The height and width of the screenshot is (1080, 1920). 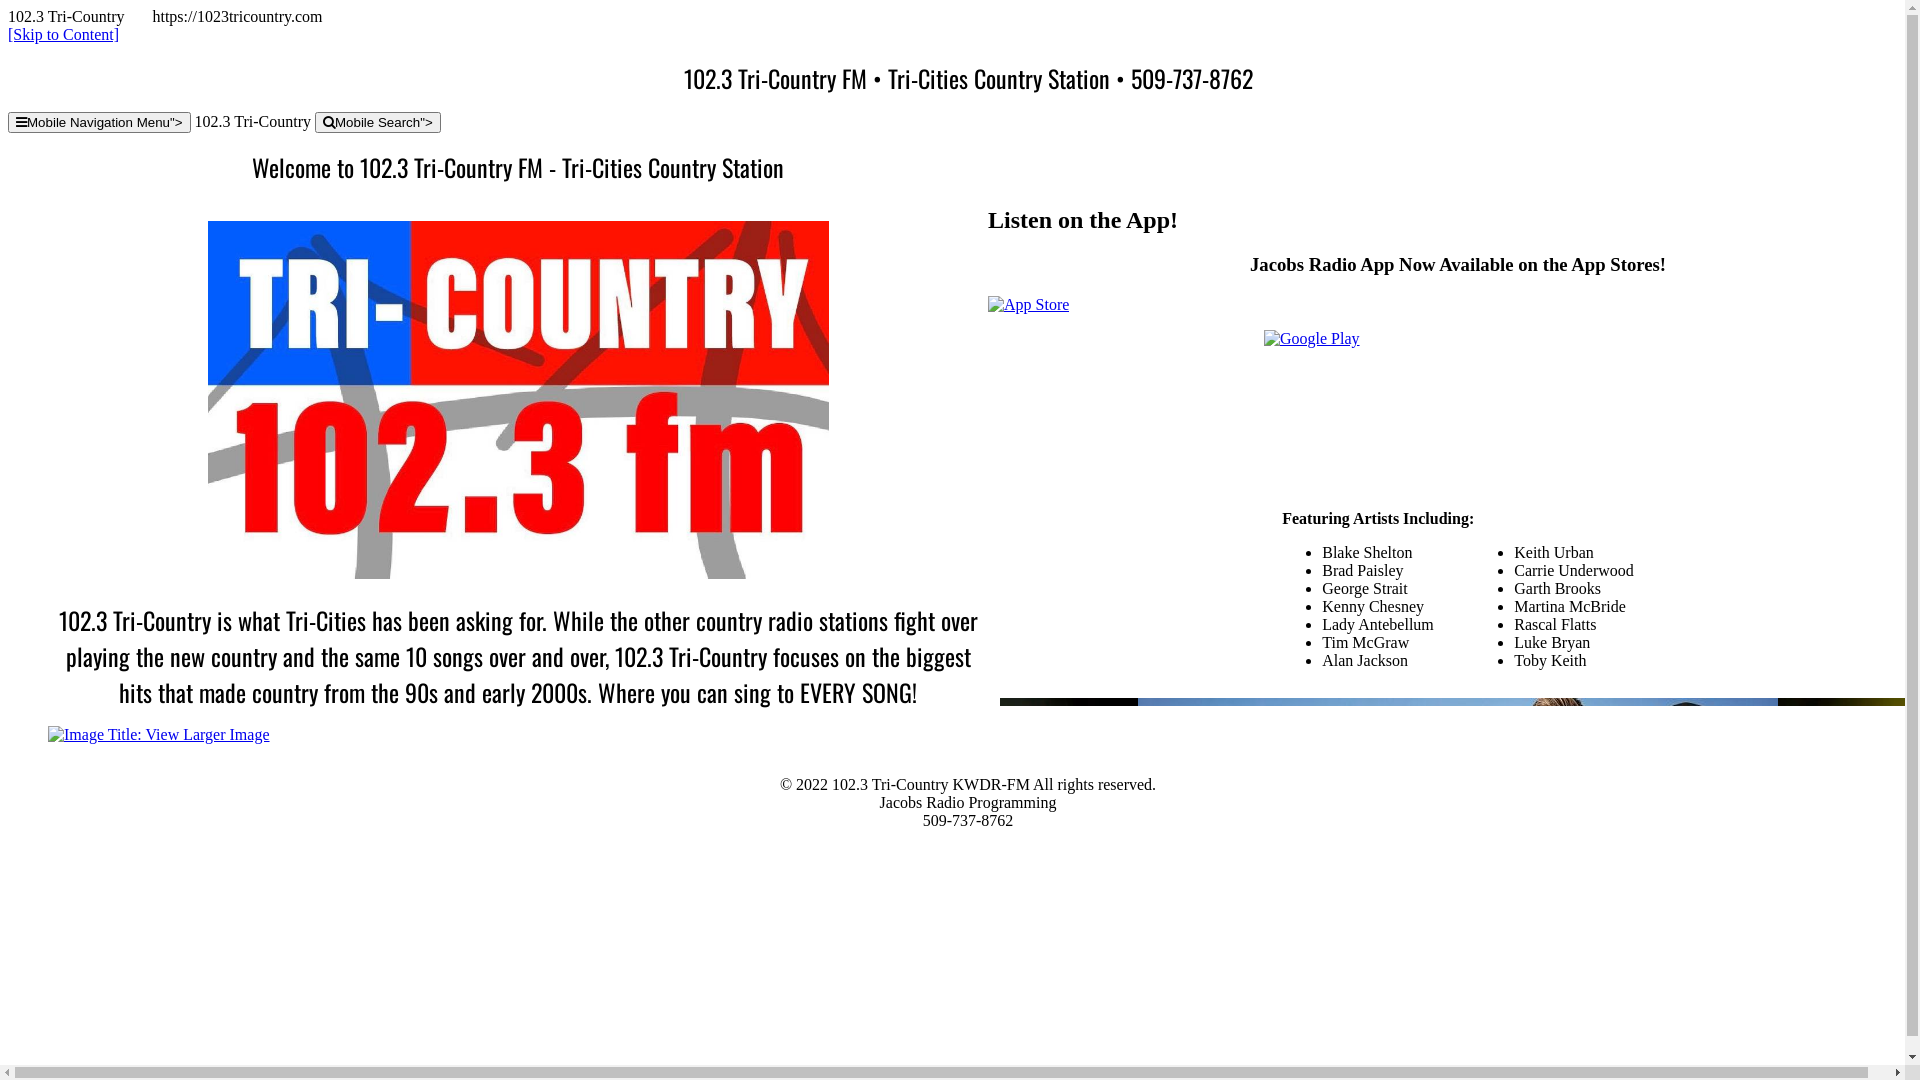 What do you see at coordinates (157, 734) in the screenshot?
I see `'View Larger Image'` at bounding box center [157, 734].